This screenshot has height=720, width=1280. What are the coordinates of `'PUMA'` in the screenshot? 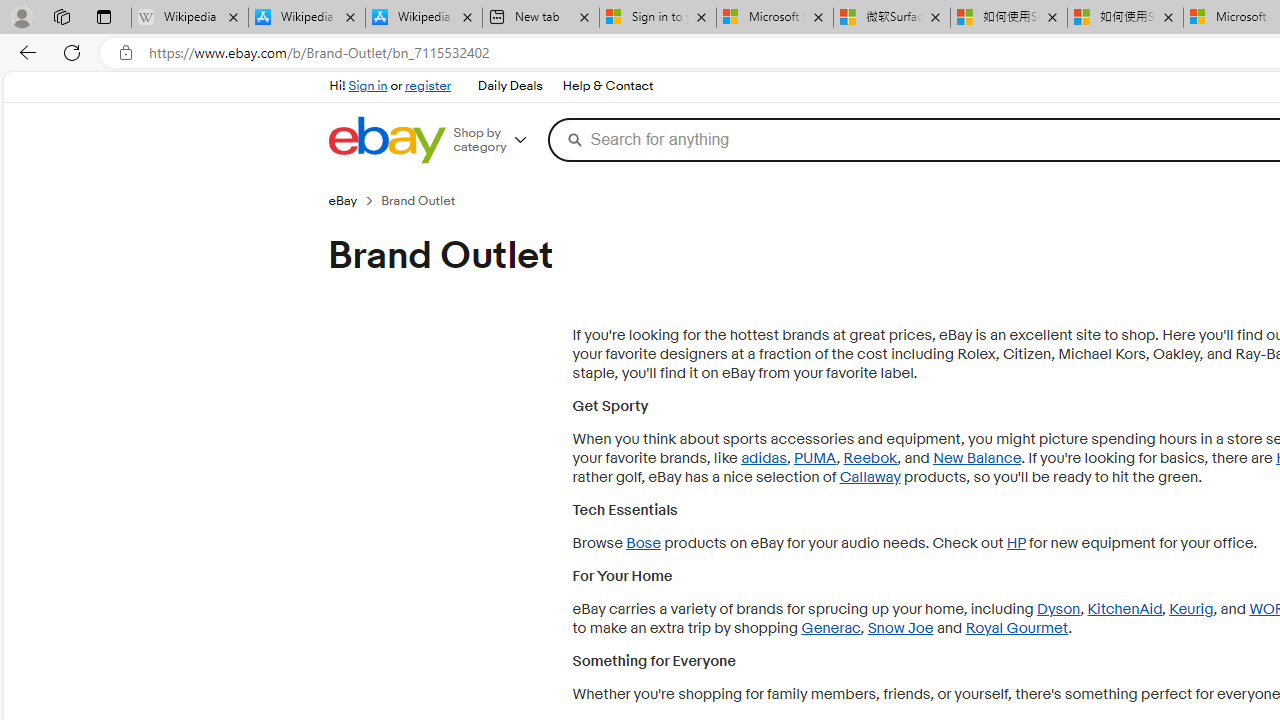 It's located at (815, 458).